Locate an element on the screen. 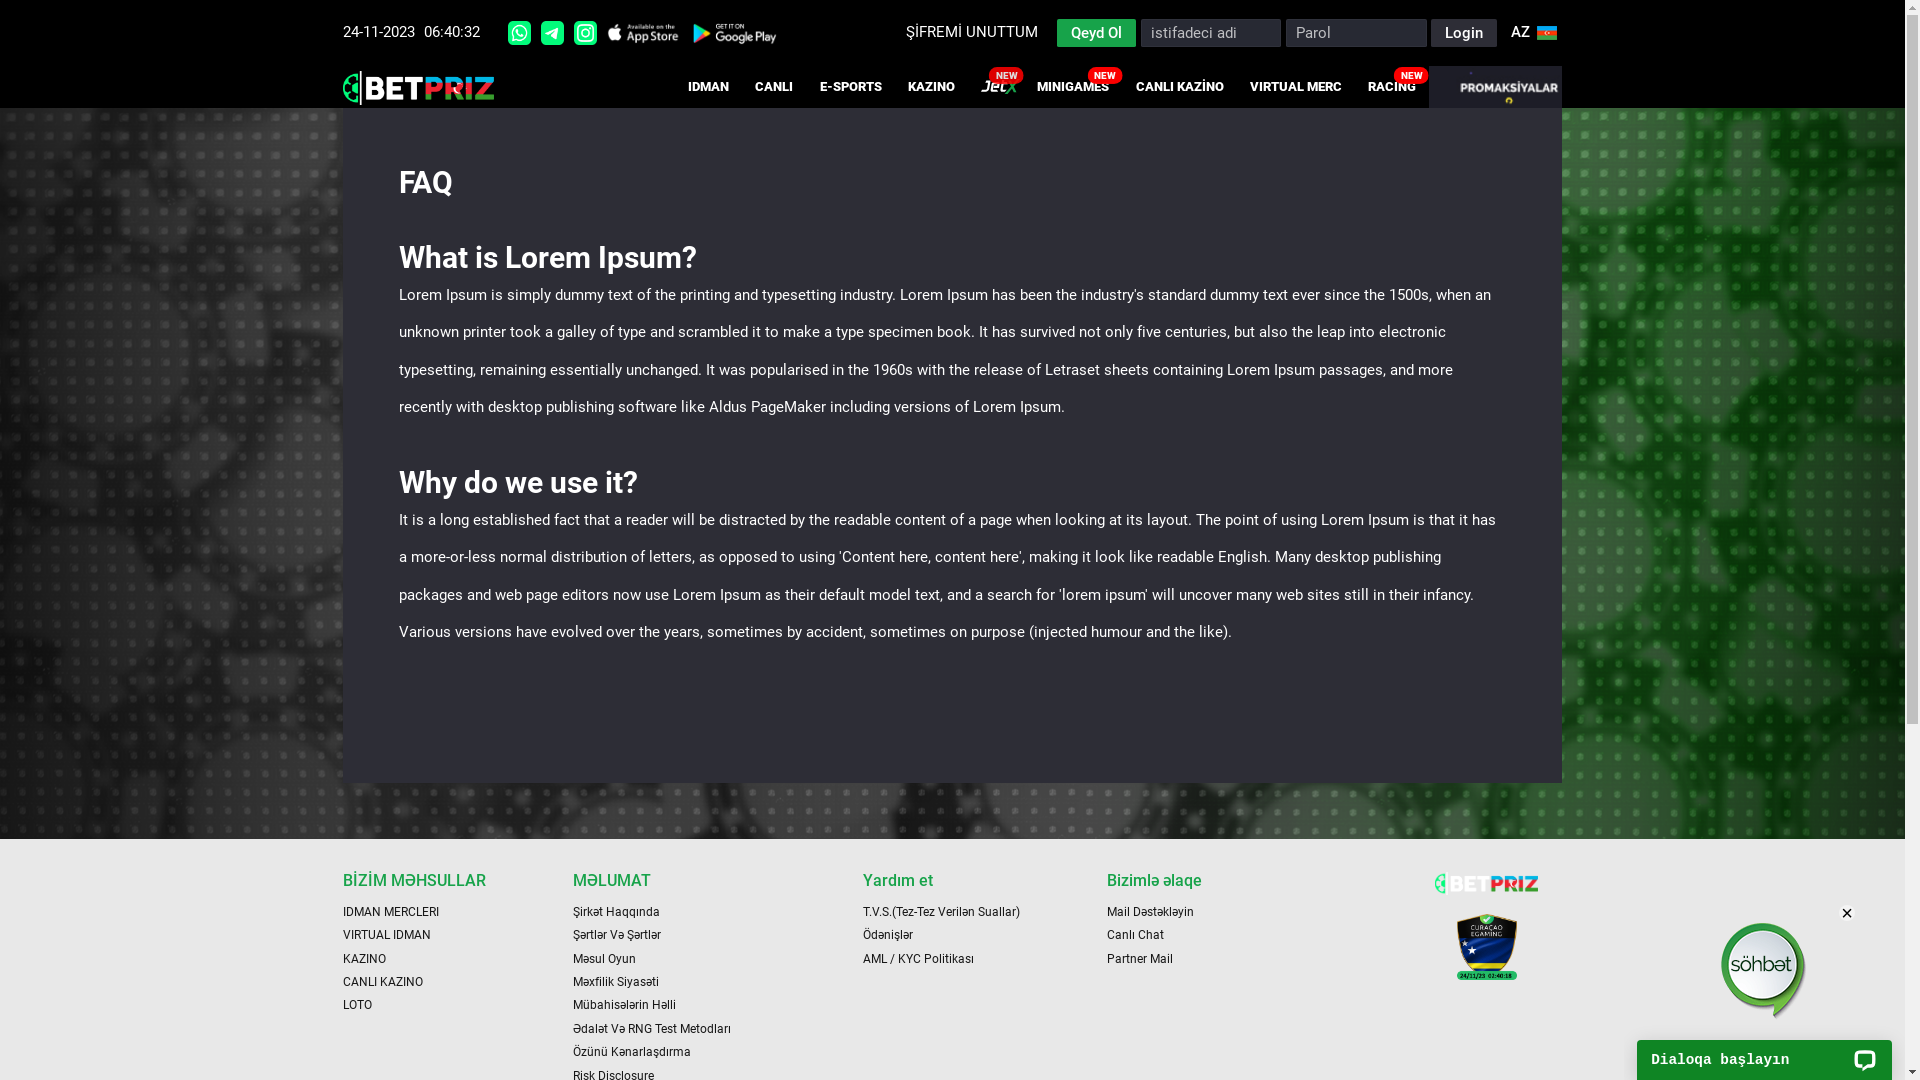 The image size is (1920, 1080). 'JETX is located at coordinates (996, 86).